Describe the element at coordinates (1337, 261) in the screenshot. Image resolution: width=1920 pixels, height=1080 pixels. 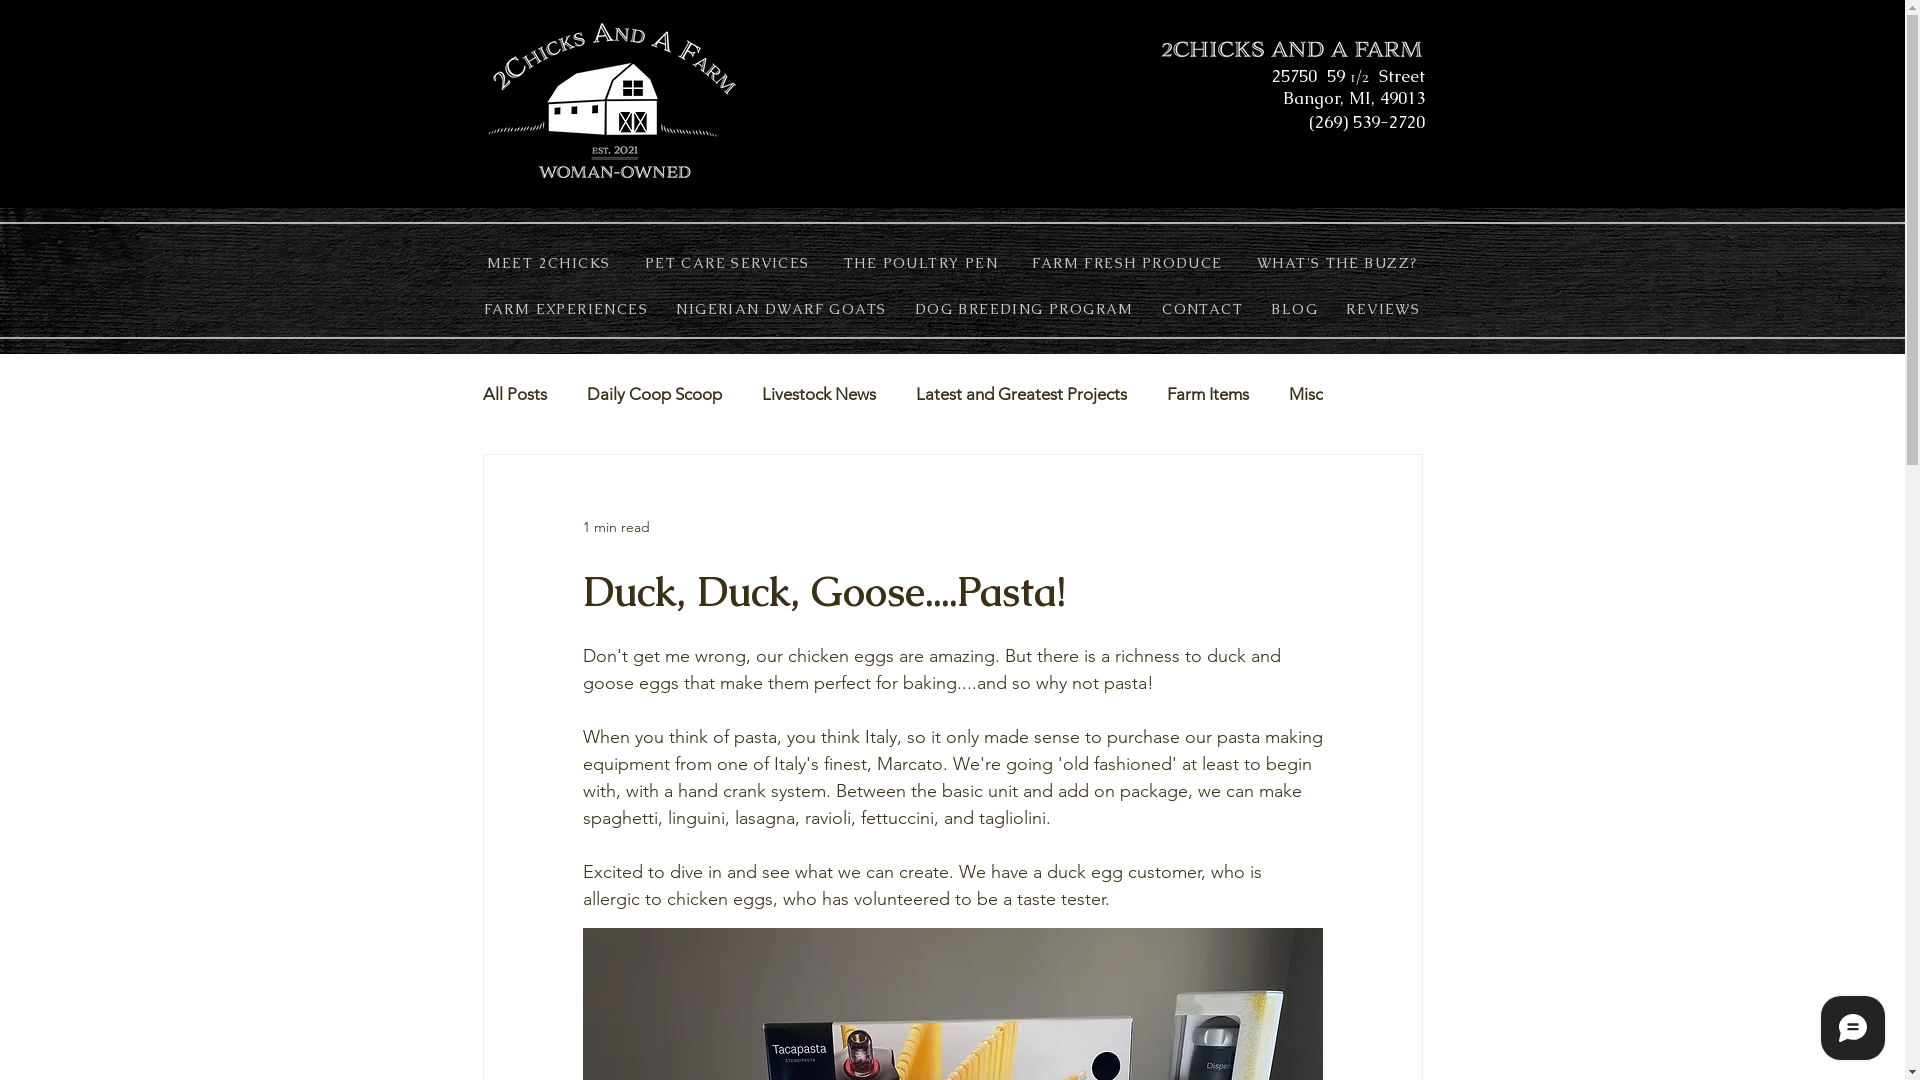
I see `'WHAT'S THE BUZZ?'` at that location.